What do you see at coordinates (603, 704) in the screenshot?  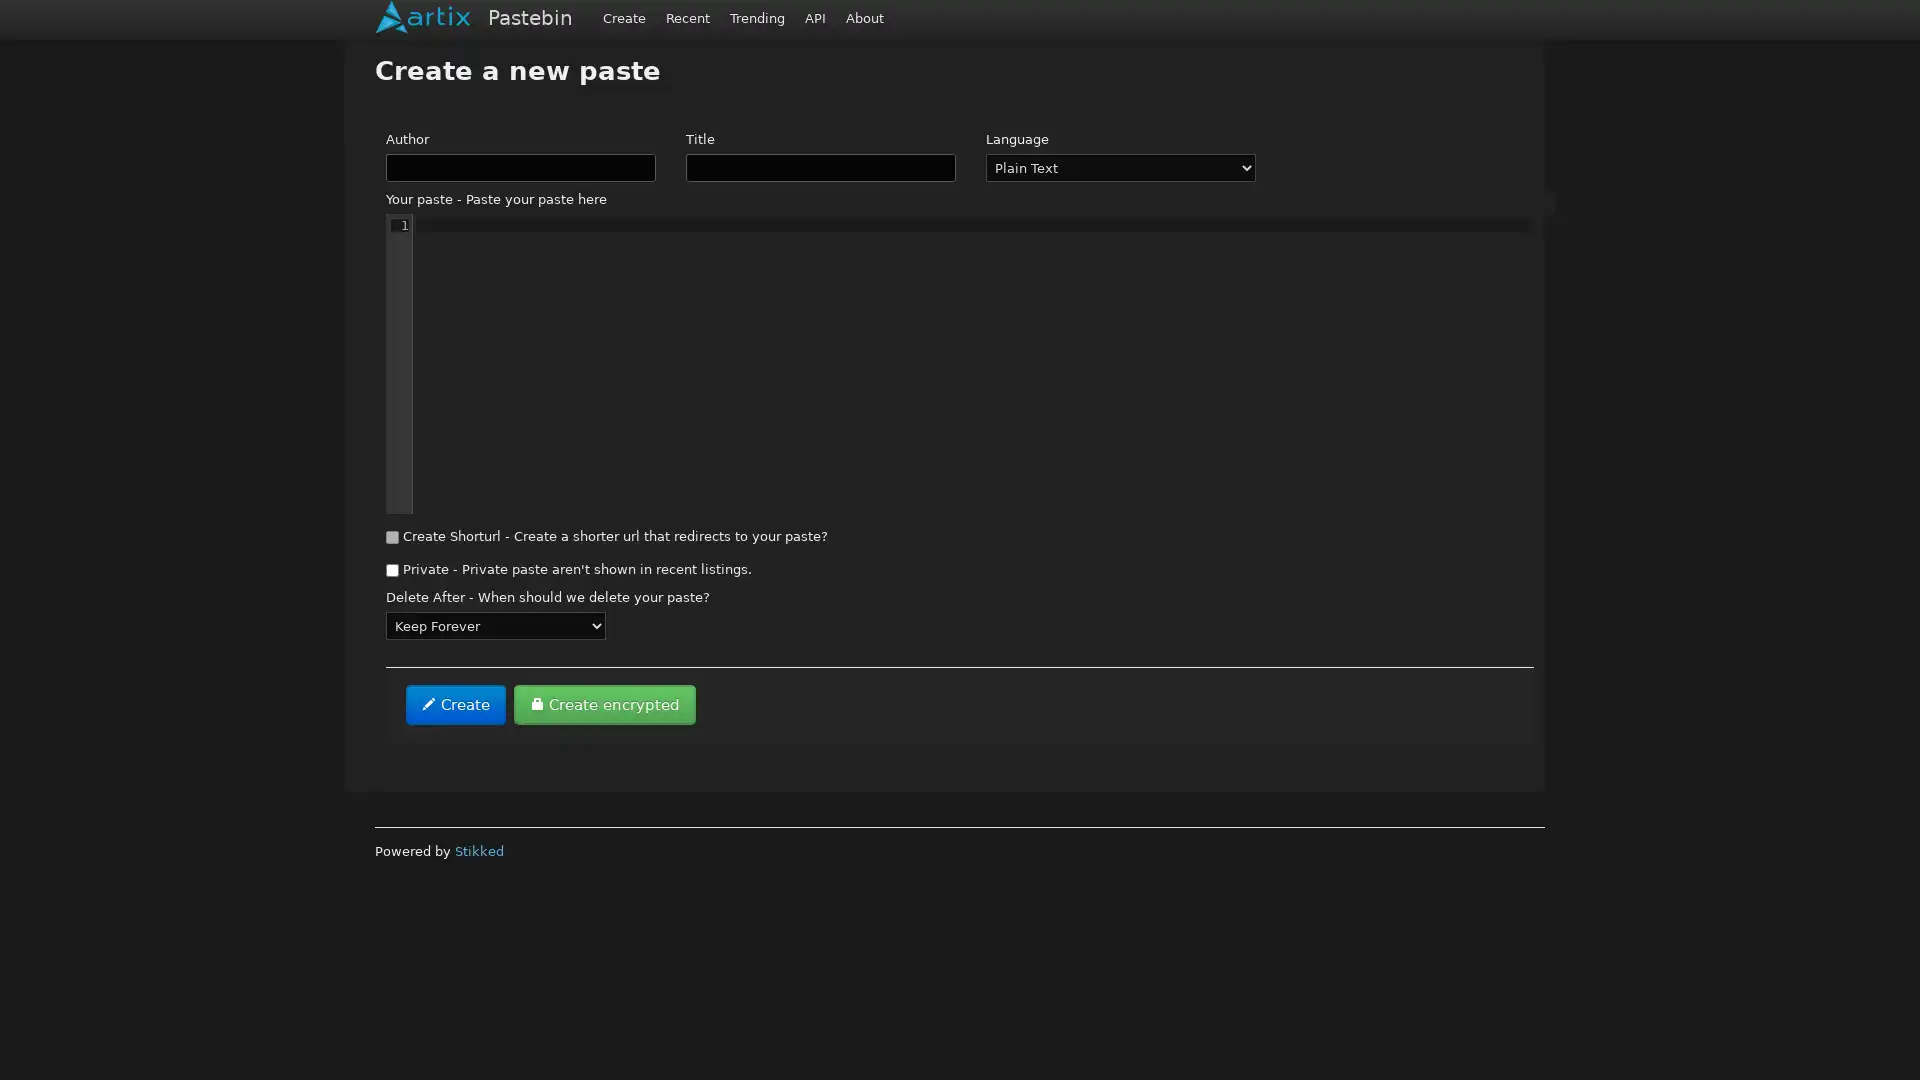 I see `Create encrypted` at bounding box center [603, 704].